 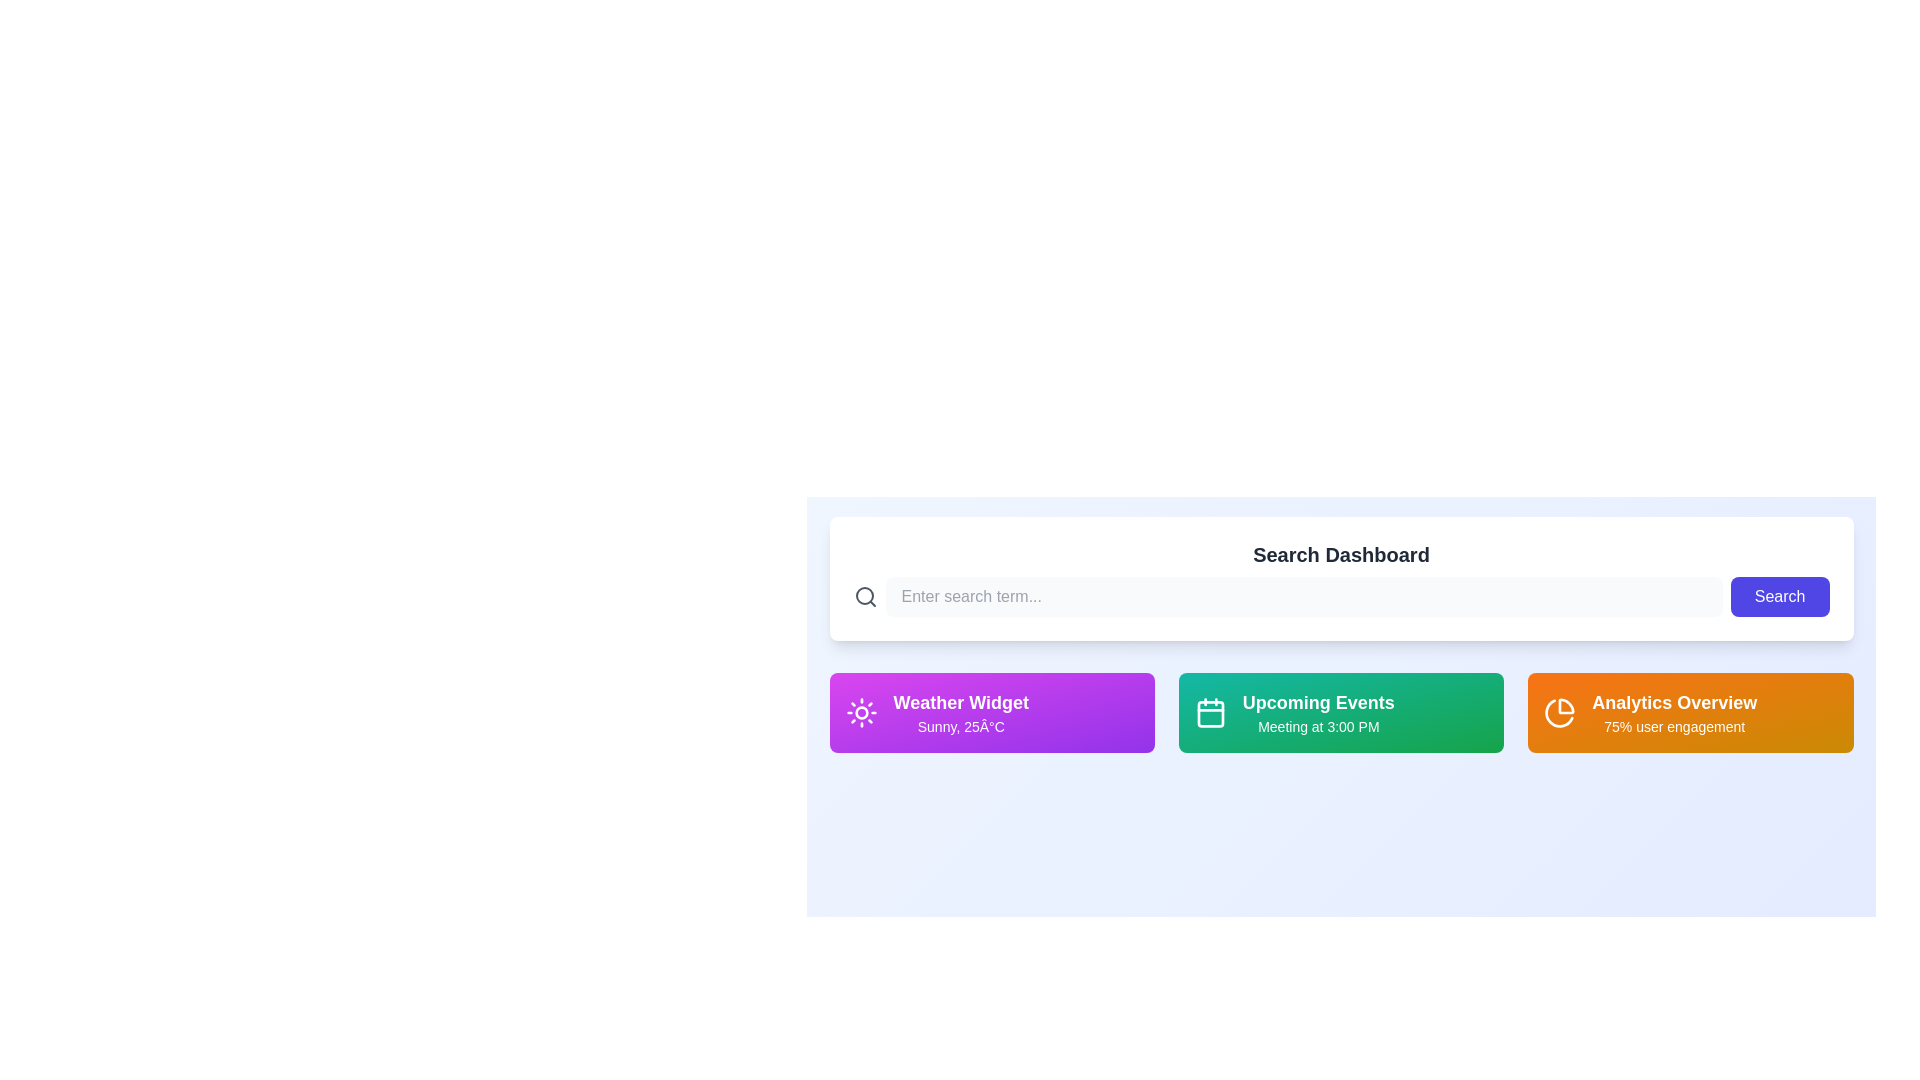 I want to click on the 'Upcoming Events' informational card located in the second column of the three-column layout to interact with its functionality, so click(x=1318, y=712).